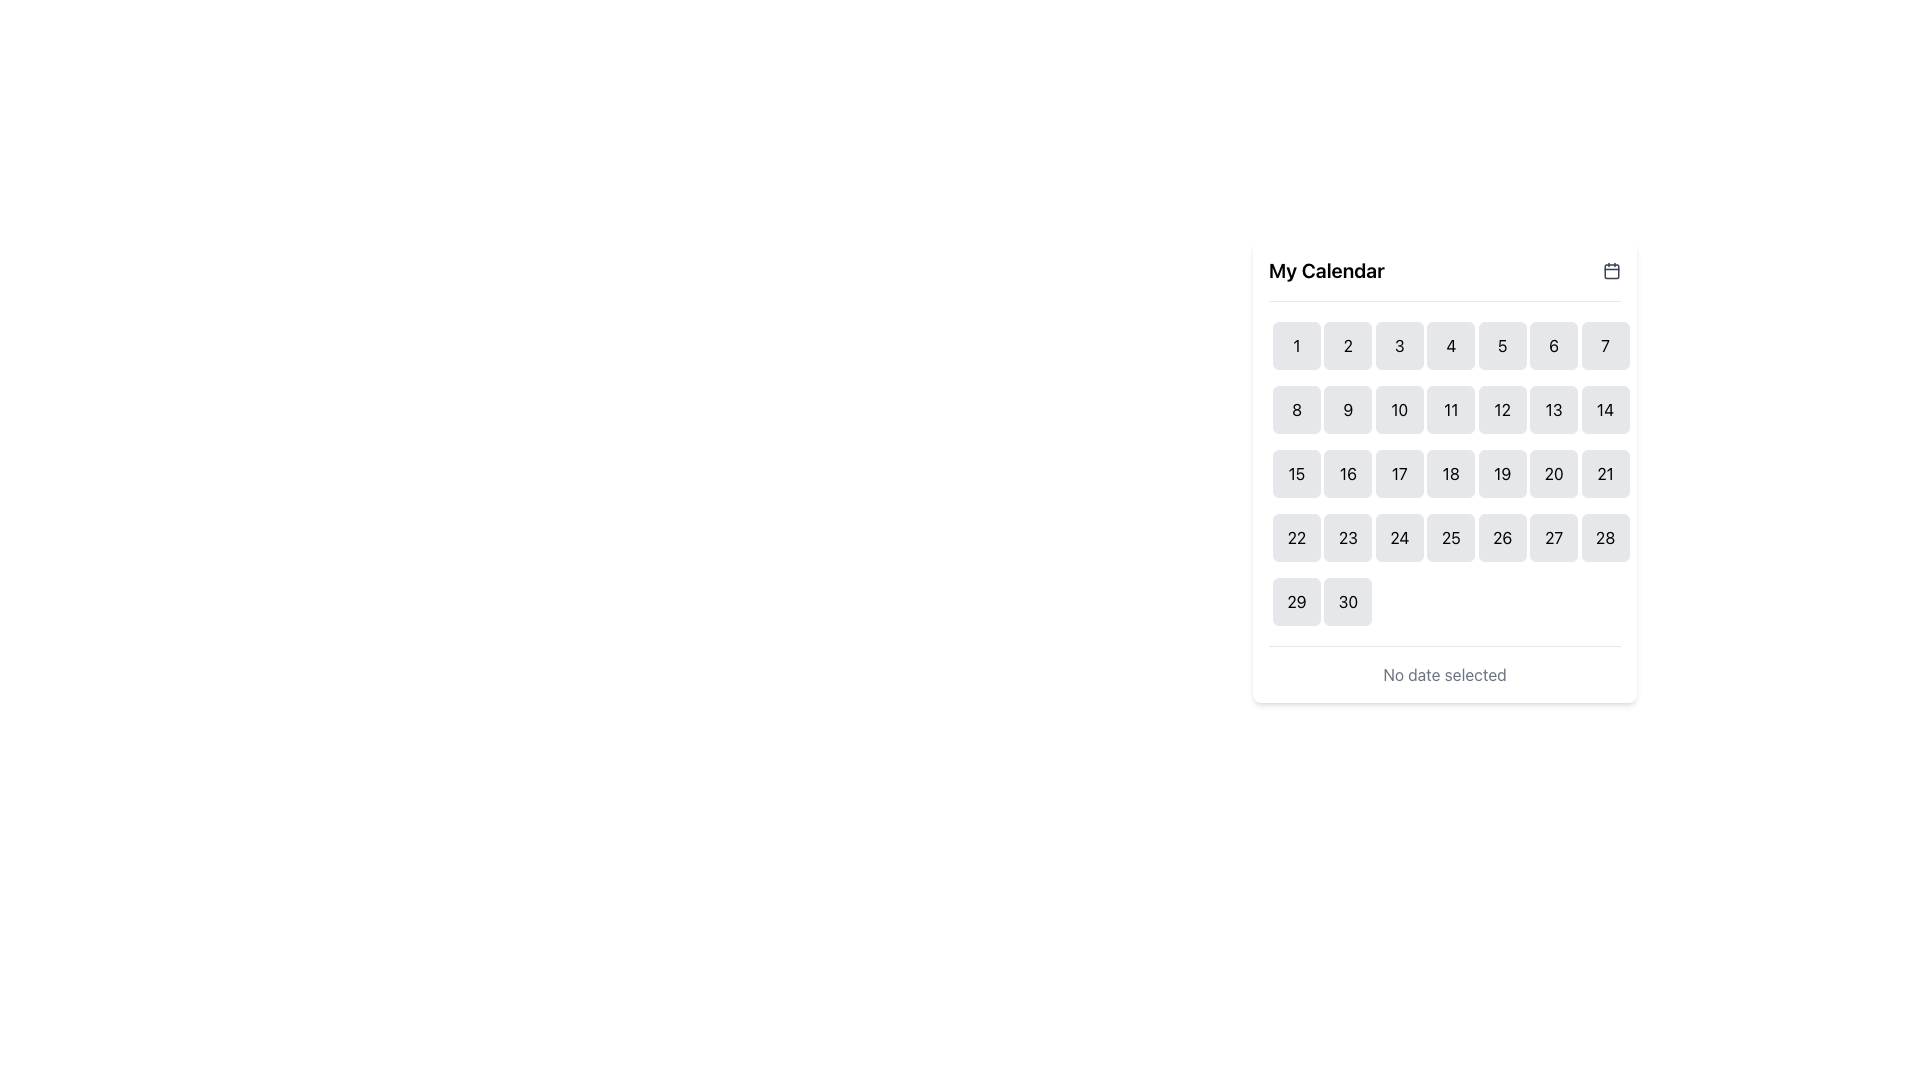 Image resolution: width=1920 pixels, height=1080 pixels. Describe the element at coordinates (1451, 345) in the screenshot. I see `the square button with a light gray background containing the number '4' in black text` at that location.